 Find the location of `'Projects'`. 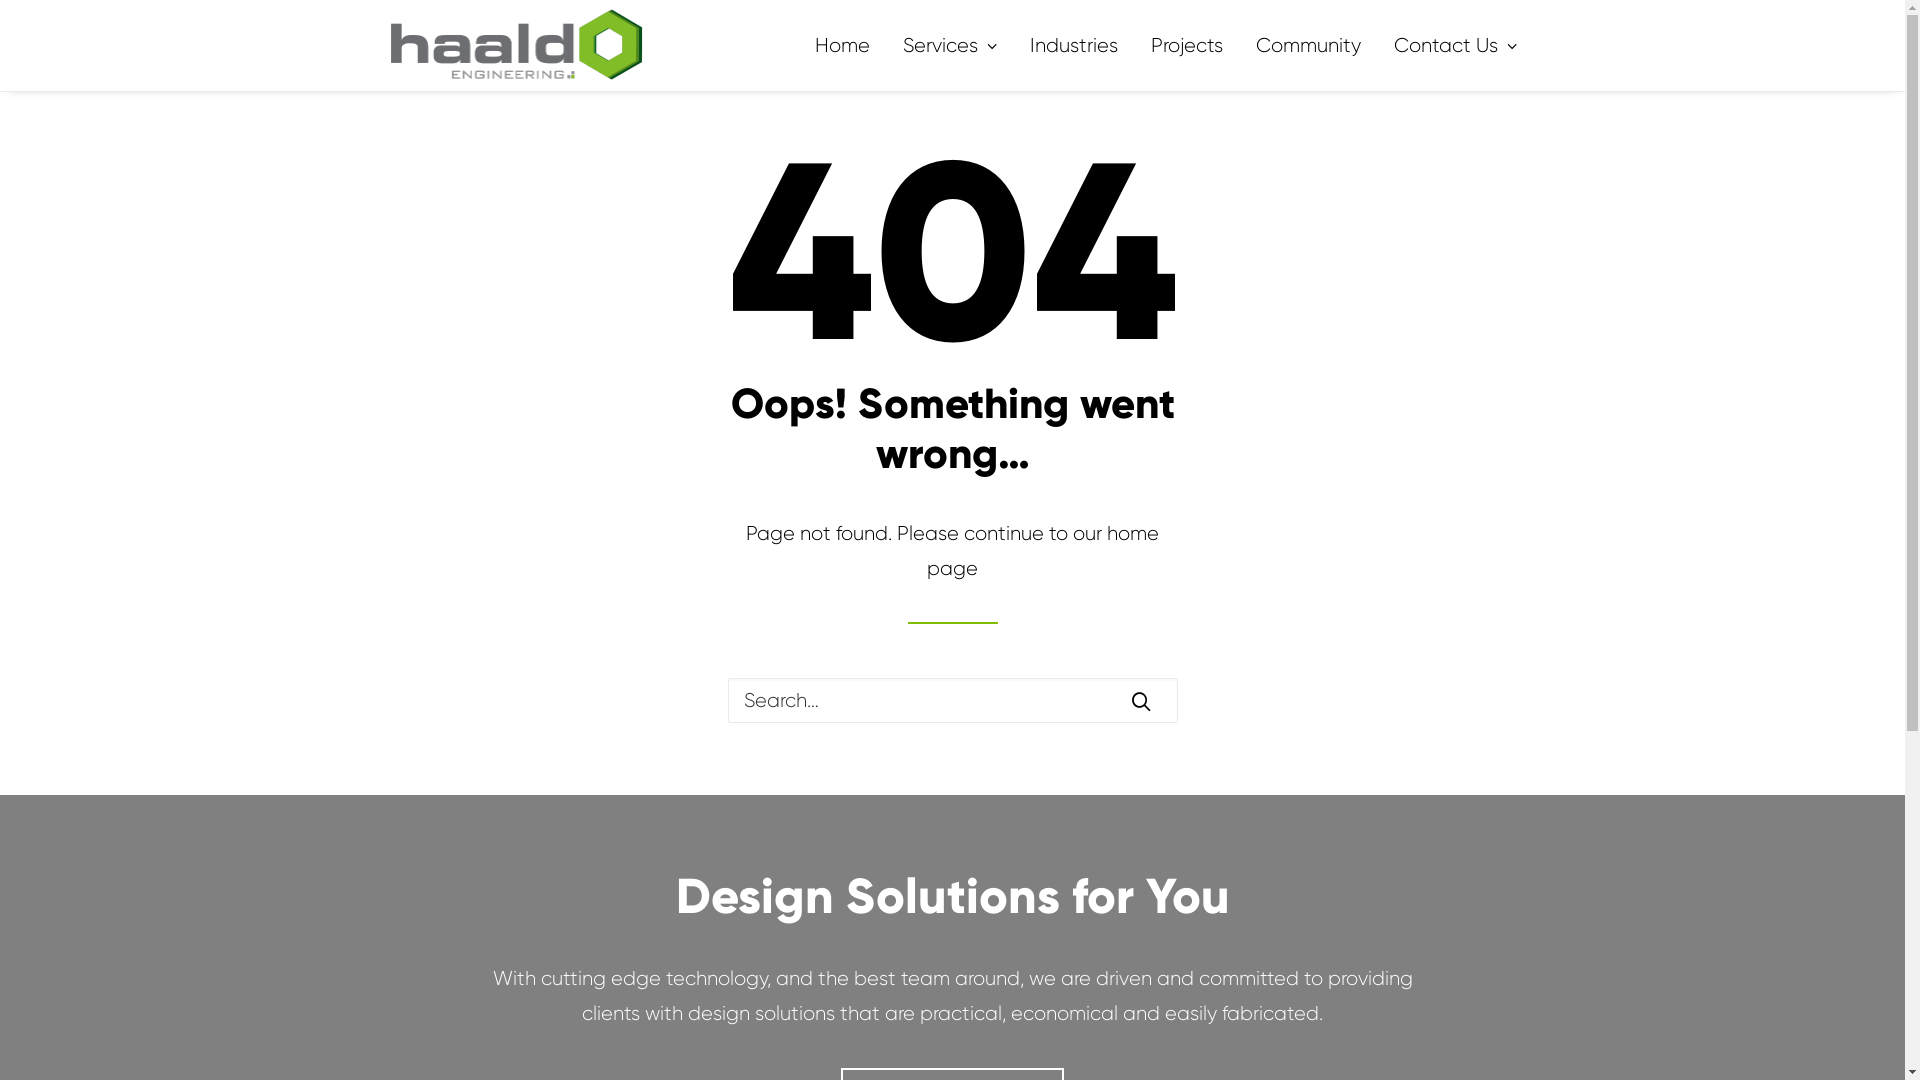

'Projects' is located at coordinates (1136, 45).